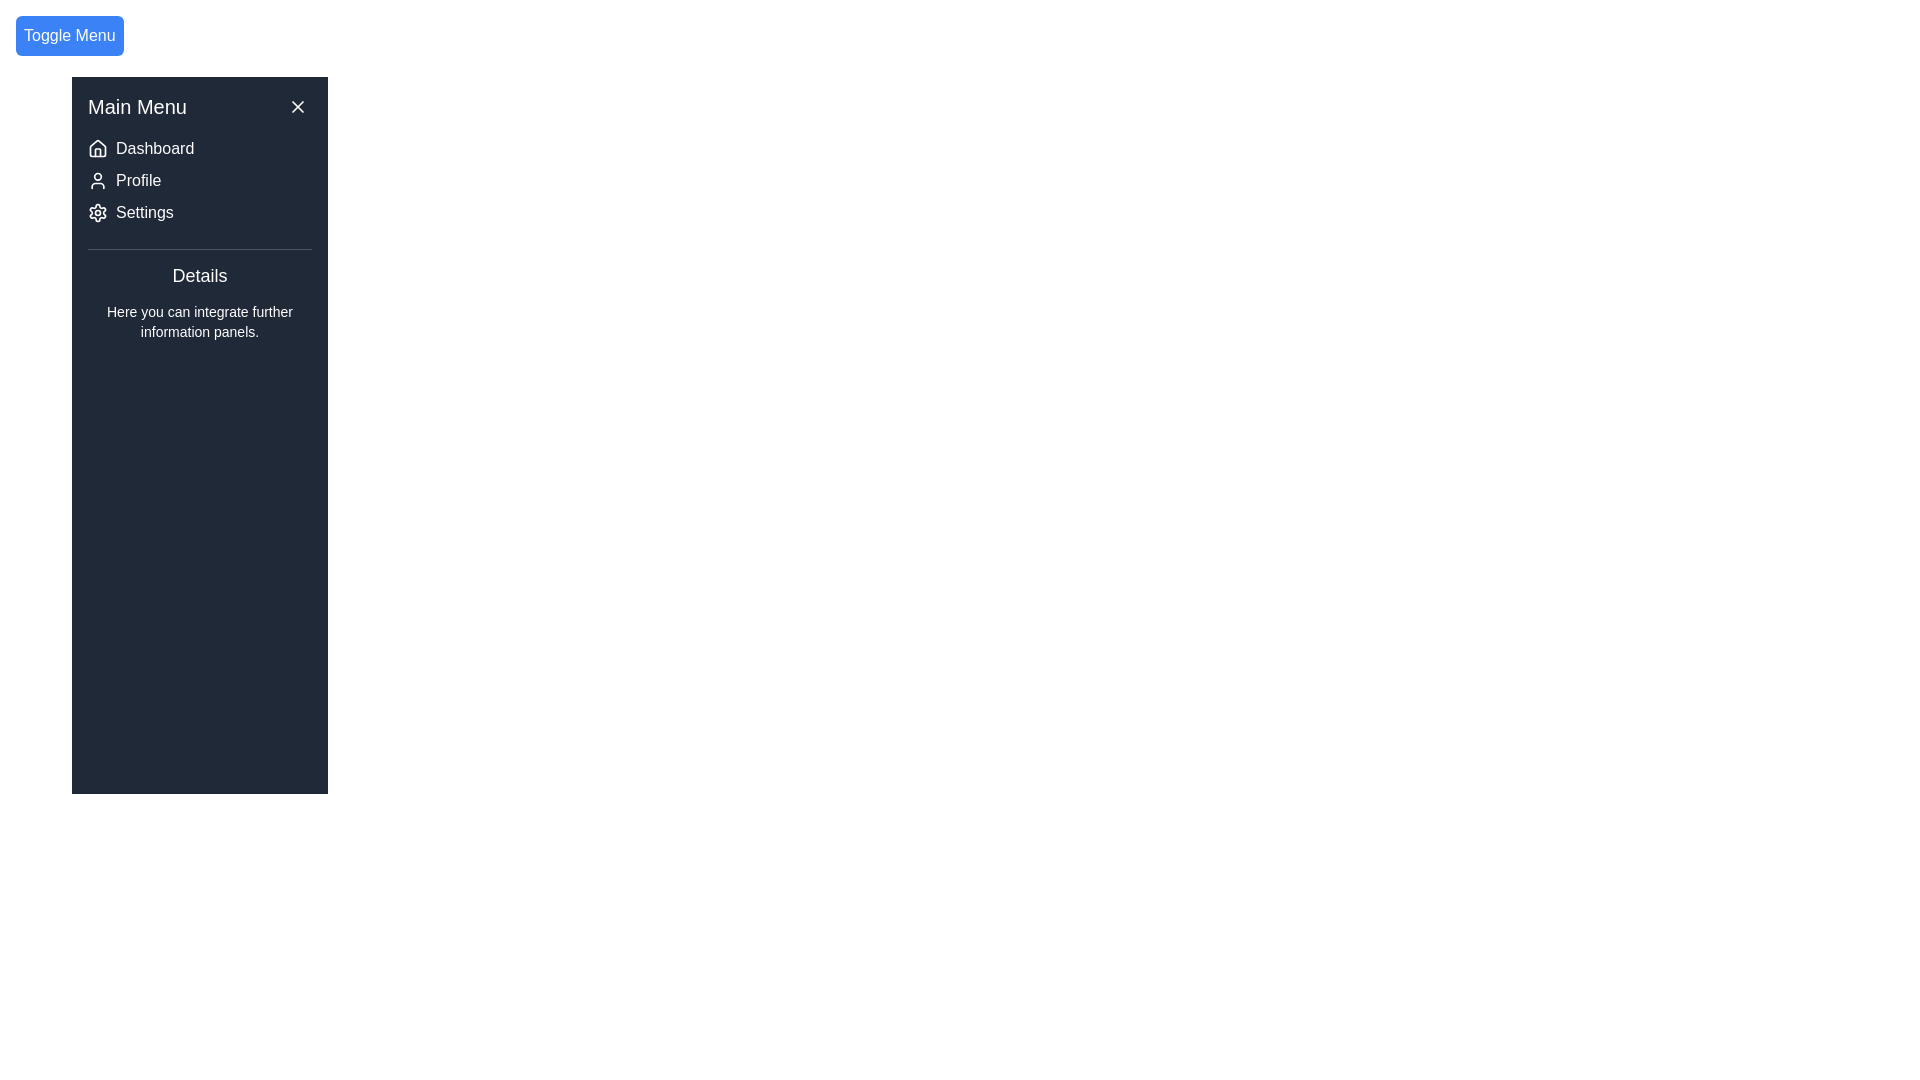 The width and height of the screenshot is (1920, 1080). Describe the element at coordinates (296, 107) in the screenshot. I see `the close button represented by a stylized 'X' in the top-right corner of the sidebar` at that location.